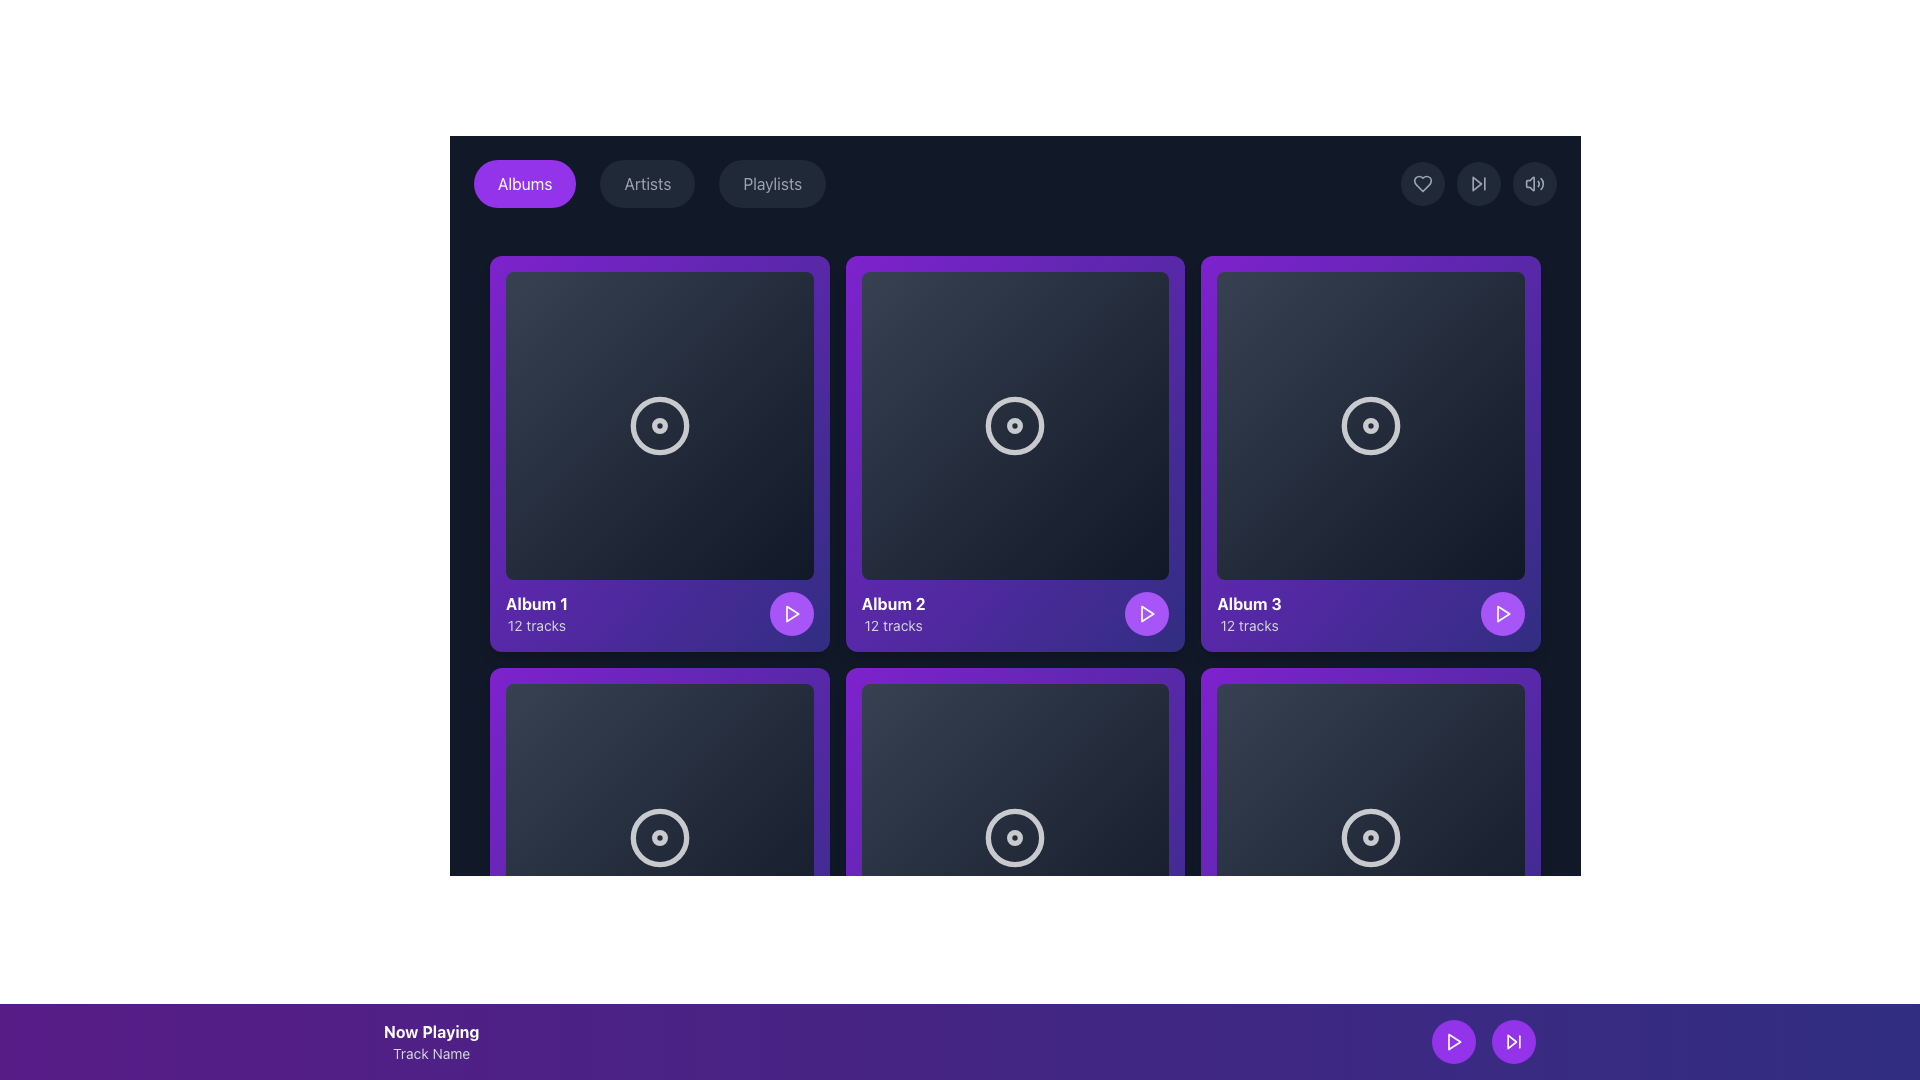 The width and height of the screenshot is (1920, 1080). Describe the element at coordinates (1370, 837) in the screenshot. I see `the disc icon representing the album in the lower-right cell of the album grid for interaction` at that location.